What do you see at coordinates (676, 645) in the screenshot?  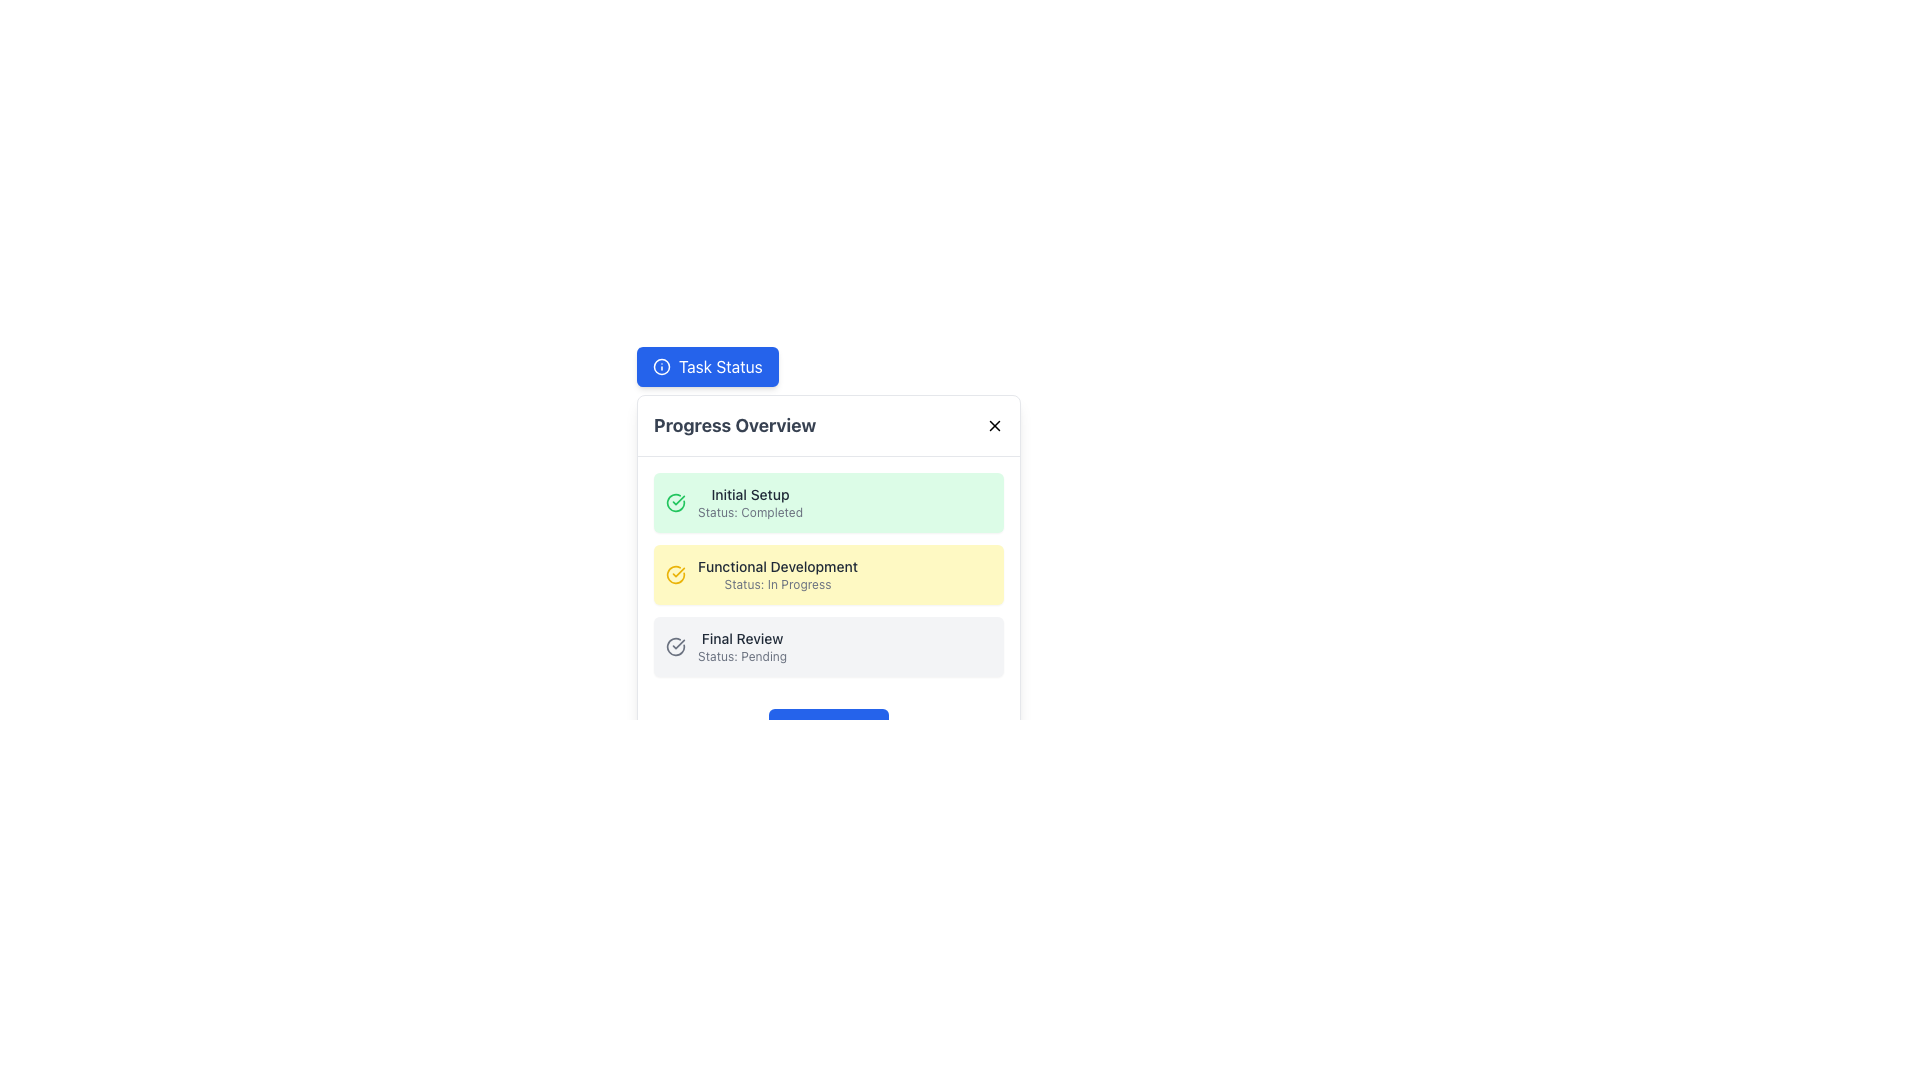 I see `the circular segment of the checkmark icon within the outlined circle in the third section of the 'Progress Overview' modal, aligned with the 'Final Review' label` at bounding box center [676, 645].